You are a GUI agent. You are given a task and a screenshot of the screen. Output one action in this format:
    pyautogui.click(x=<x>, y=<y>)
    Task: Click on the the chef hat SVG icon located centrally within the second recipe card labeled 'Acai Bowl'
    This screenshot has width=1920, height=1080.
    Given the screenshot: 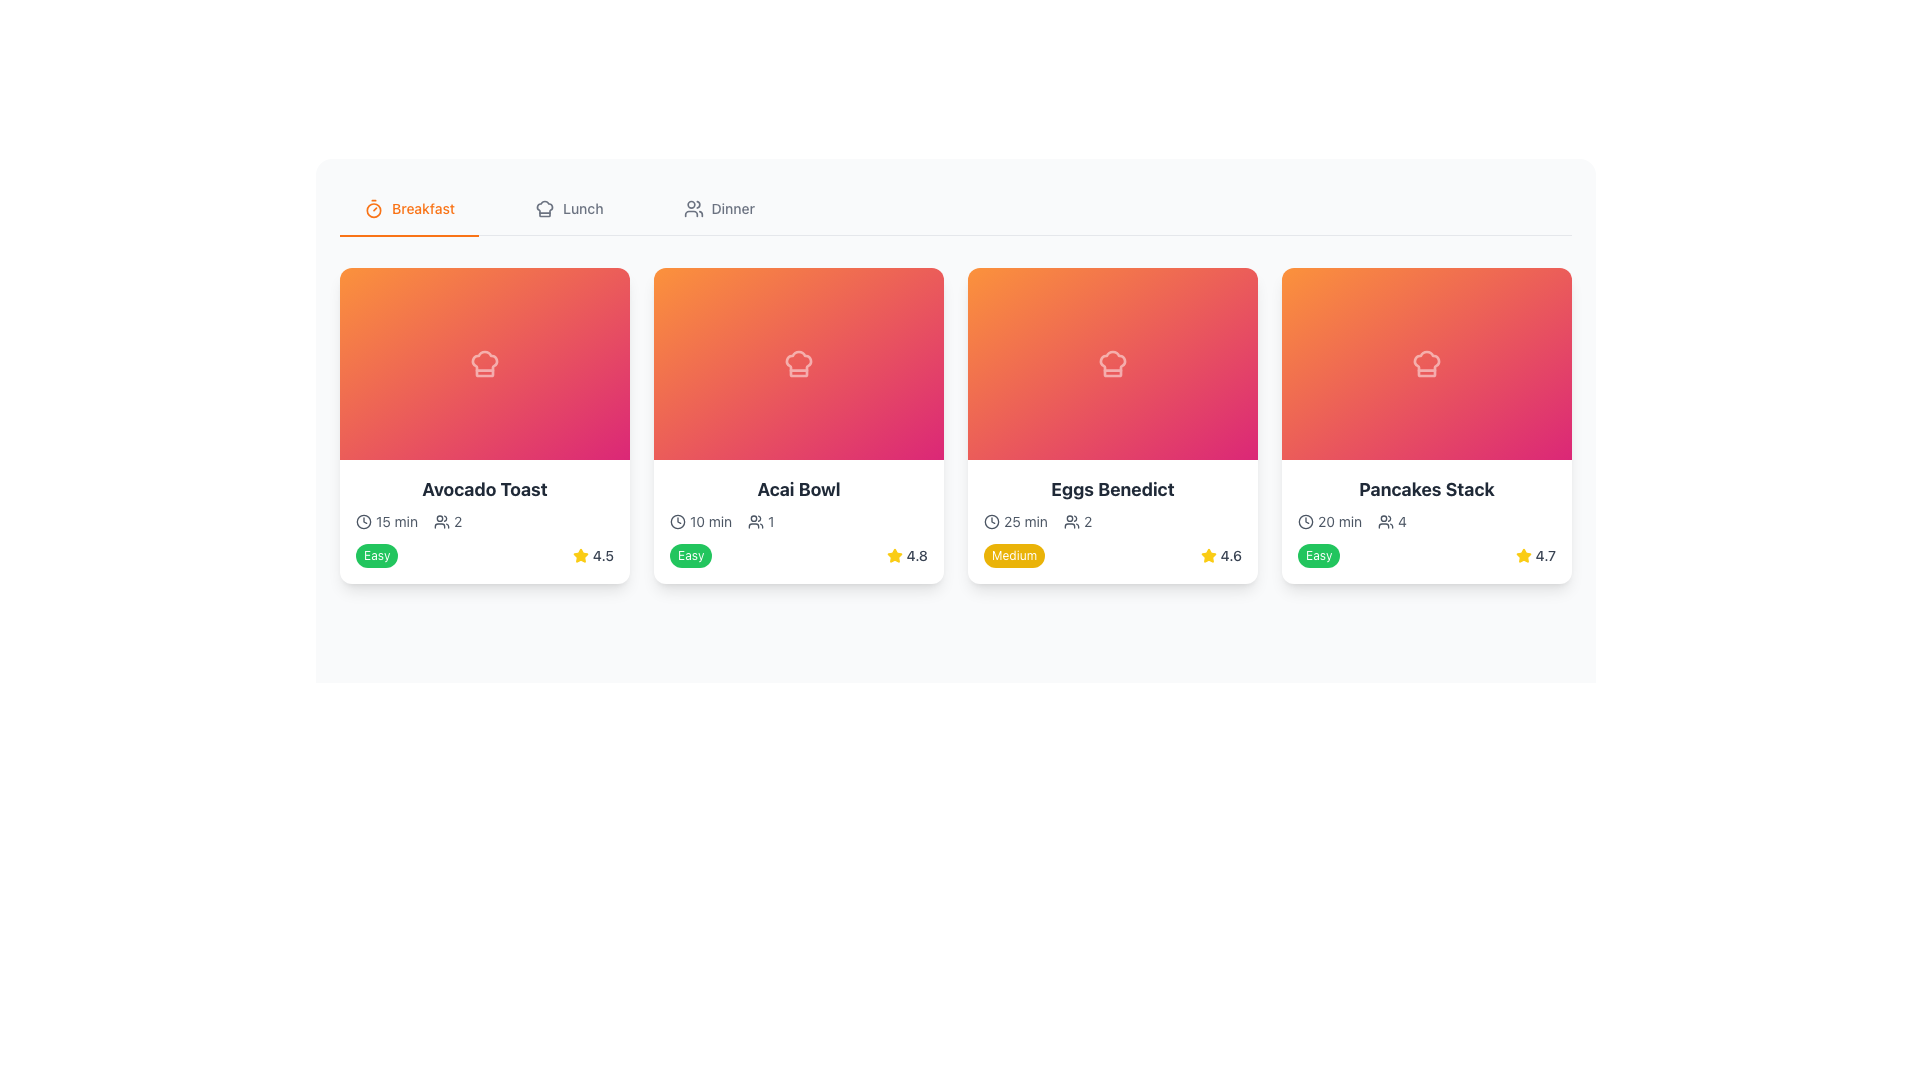 What is the action you would take?
    pyautogui.click(x=797, y=363)
    